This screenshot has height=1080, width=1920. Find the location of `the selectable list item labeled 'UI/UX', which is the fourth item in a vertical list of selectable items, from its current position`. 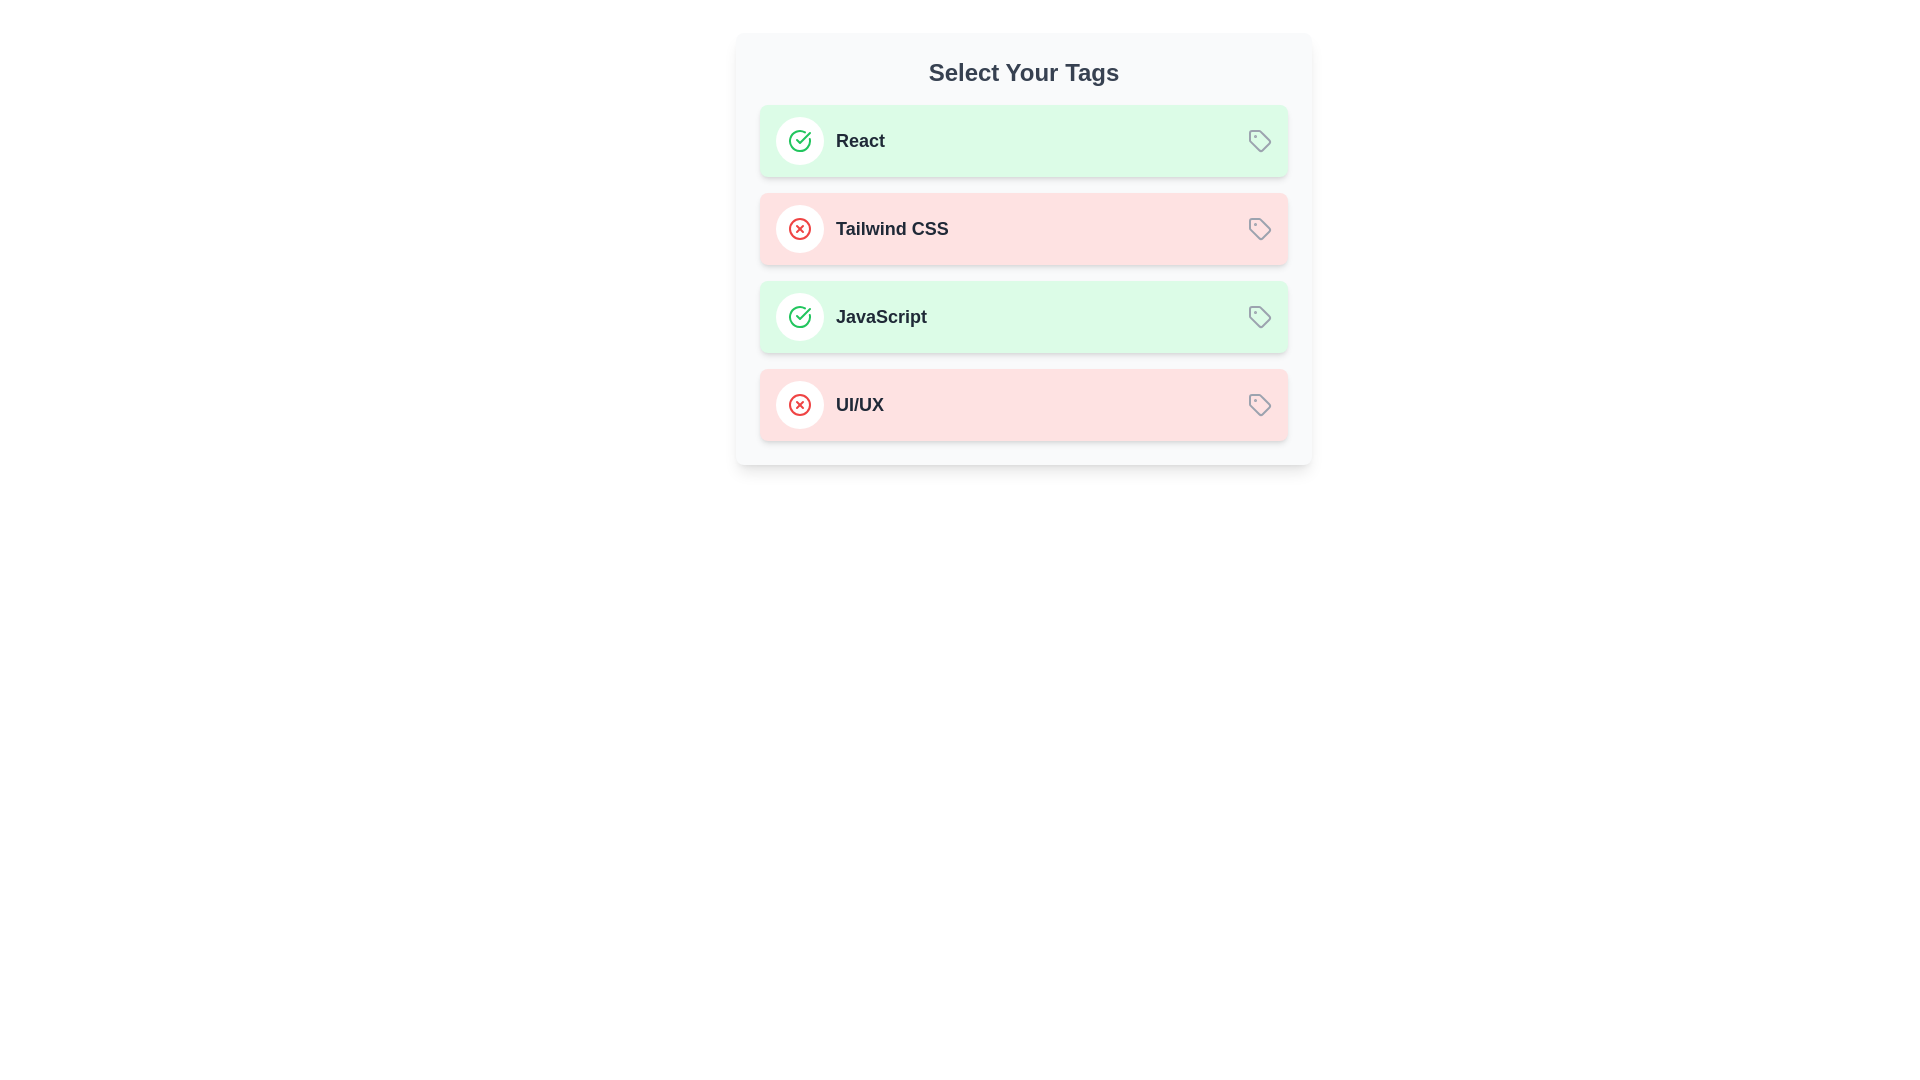

the selectable list item labeled 'UI/UX', which is the fourth item in a vertical list of selectable items, from its current position is located at coordinates (1023, 405).